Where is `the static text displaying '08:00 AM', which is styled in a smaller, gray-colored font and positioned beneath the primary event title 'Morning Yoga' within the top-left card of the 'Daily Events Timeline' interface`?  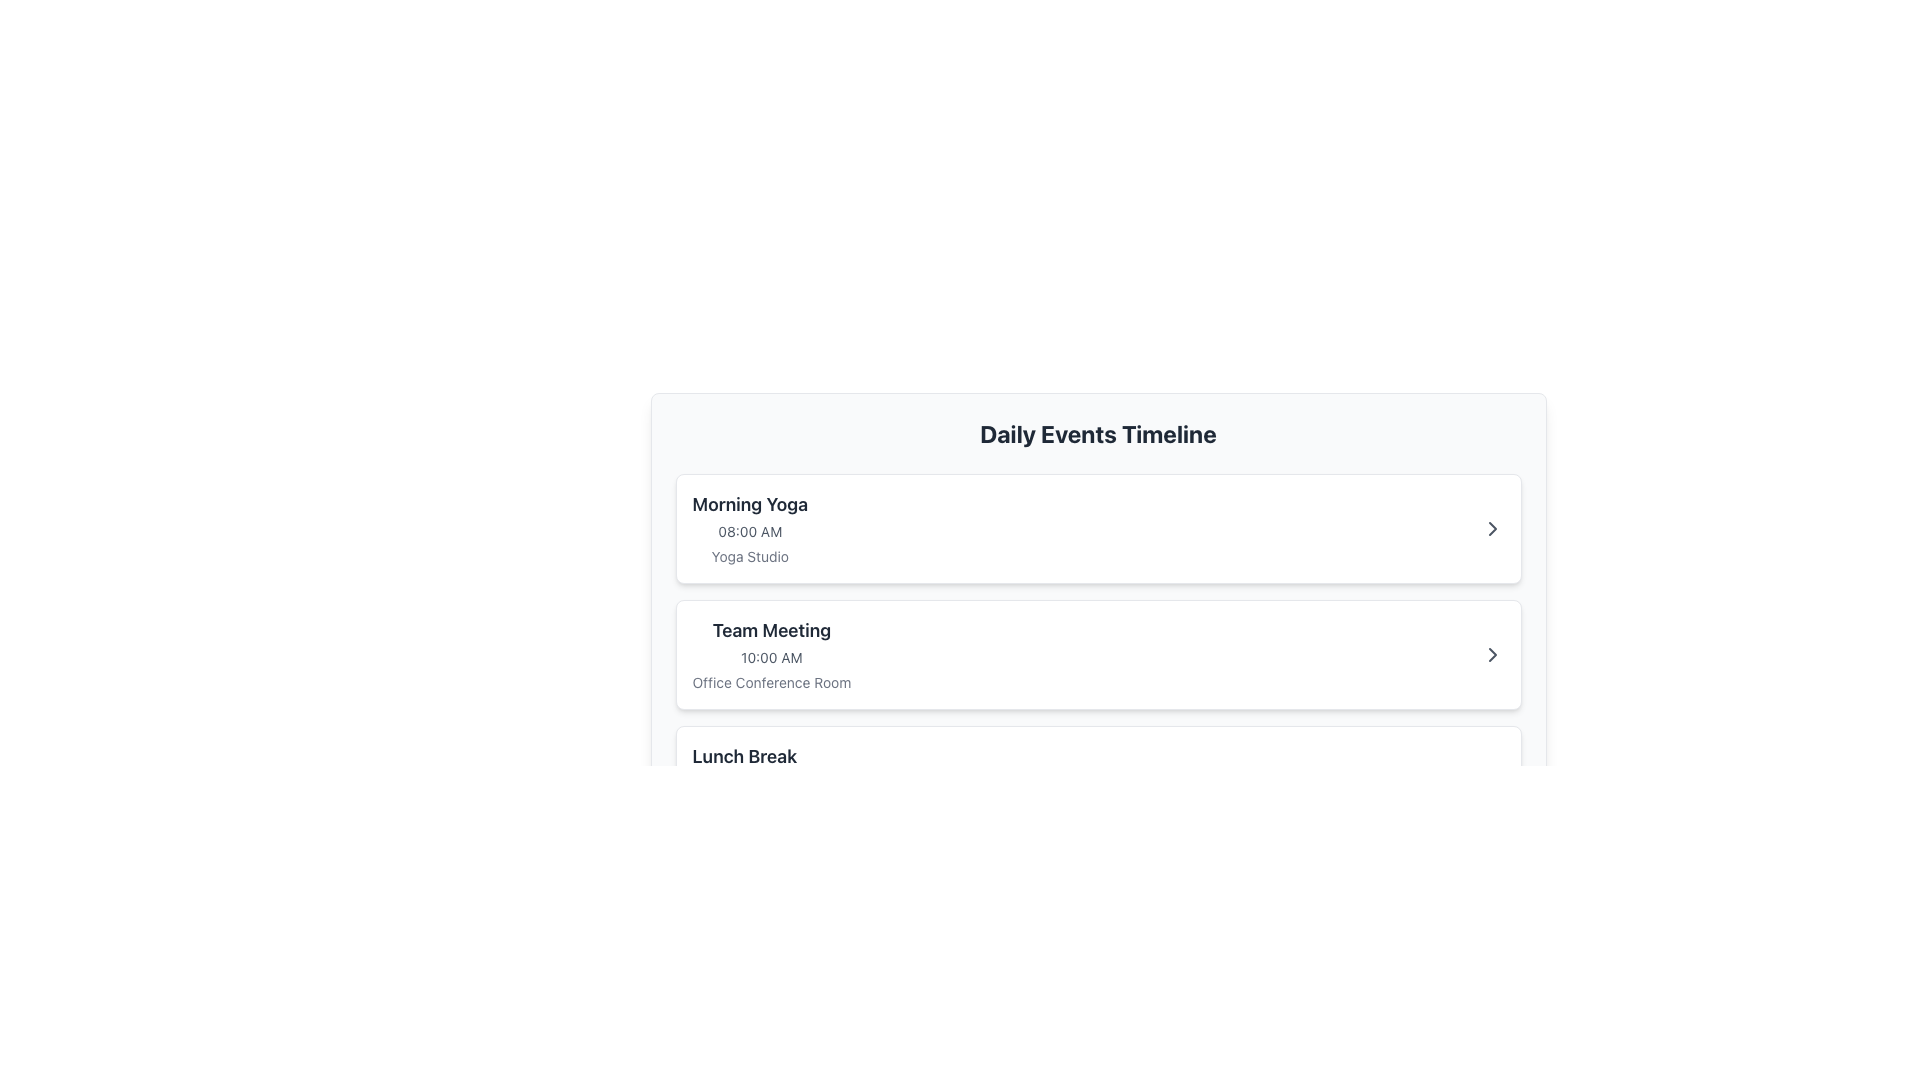
the static text displaying '08:00 AM', which is styled in a smaller, gray-colored font and positioned beneath the primary event title 'Morning Yoga' within the top-left card of the 'Daily Events Timeline' interface is located at coordinates (749, 530).